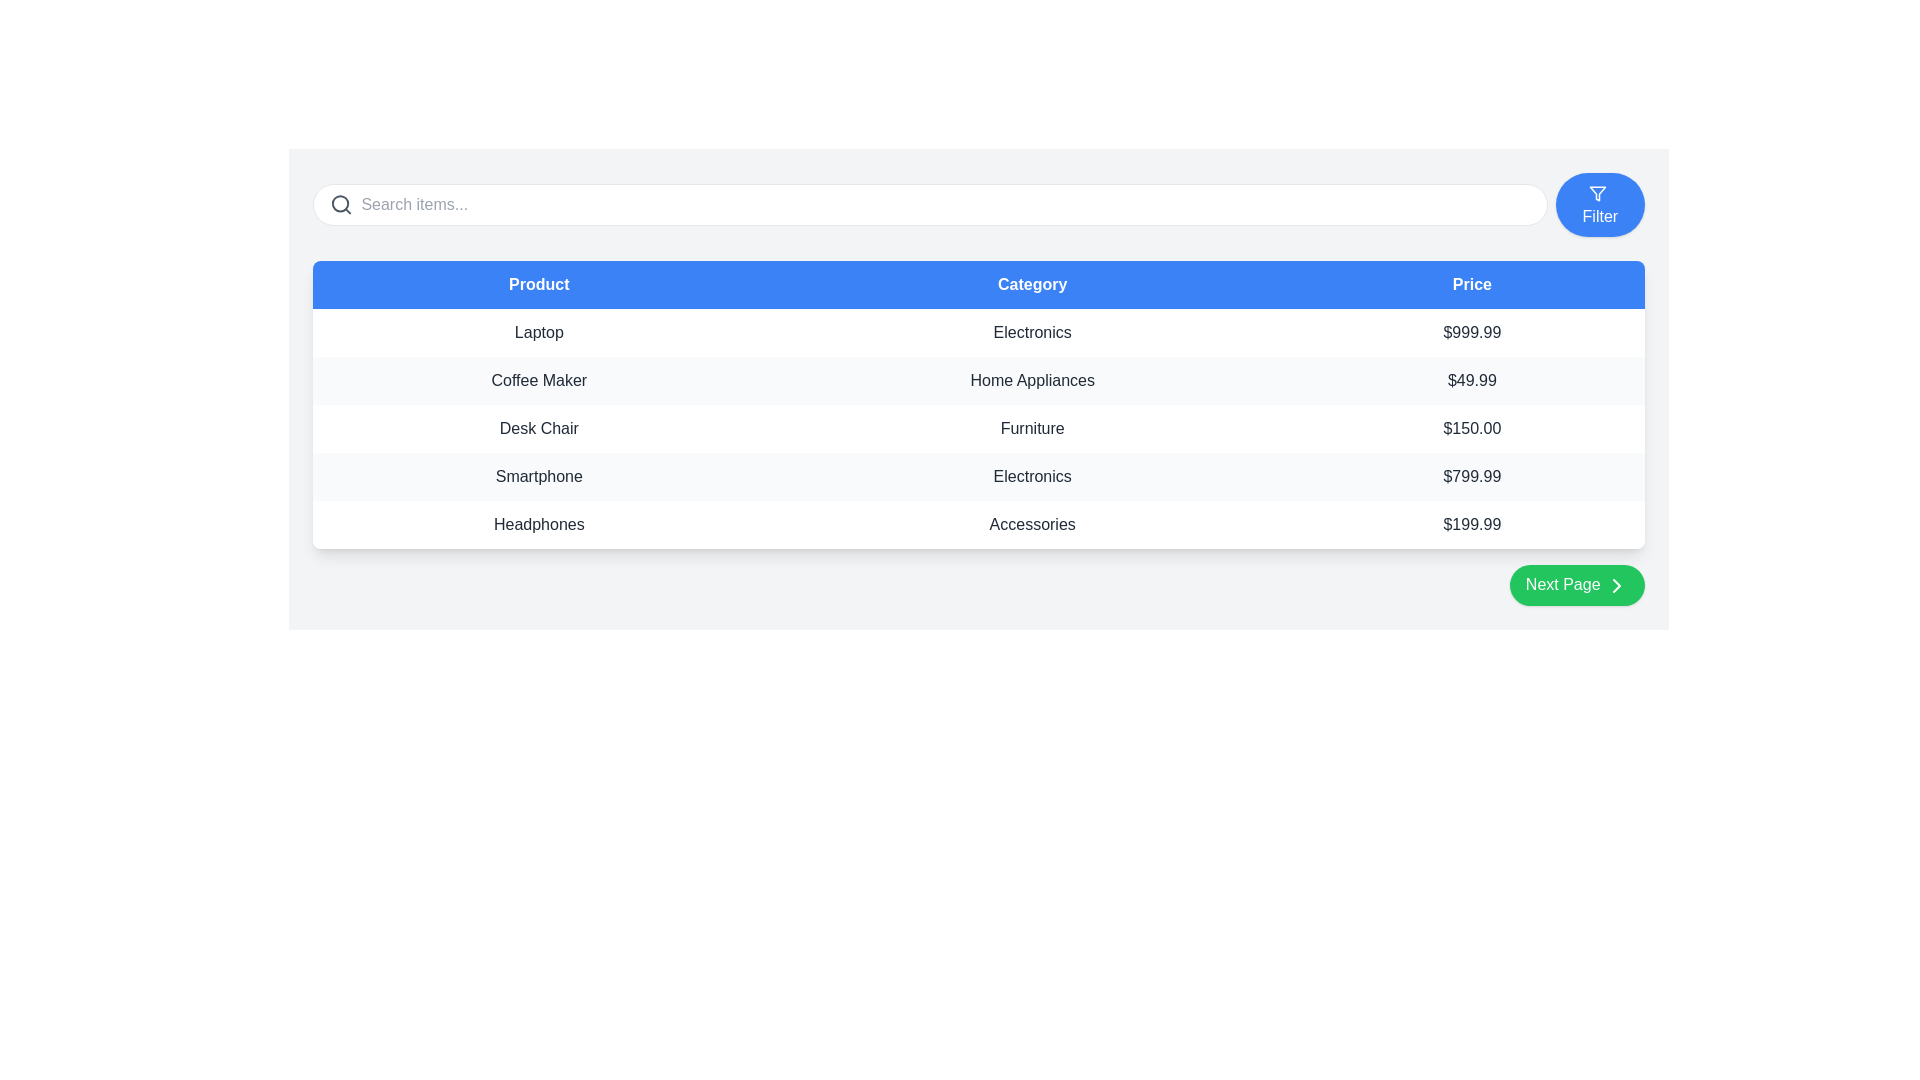  What do you see at coordinates (1032, 381) in the screenshot?
I see `the 'Home Appliances' category label, which indicates the classification of the adjacent product 'Coffee Maker'` at bounding box center [1032, 381].